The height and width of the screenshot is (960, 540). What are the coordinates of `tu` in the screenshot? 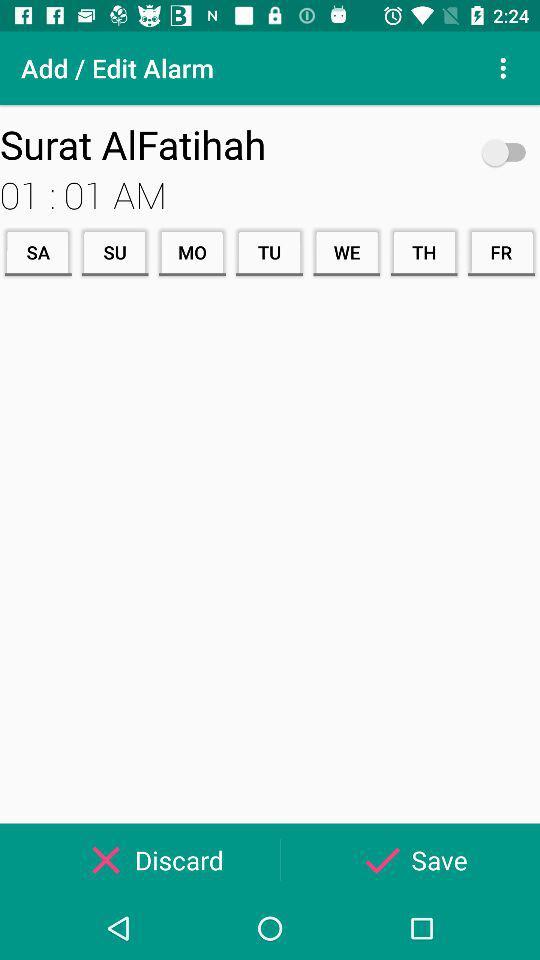 It's located at (269, 251).